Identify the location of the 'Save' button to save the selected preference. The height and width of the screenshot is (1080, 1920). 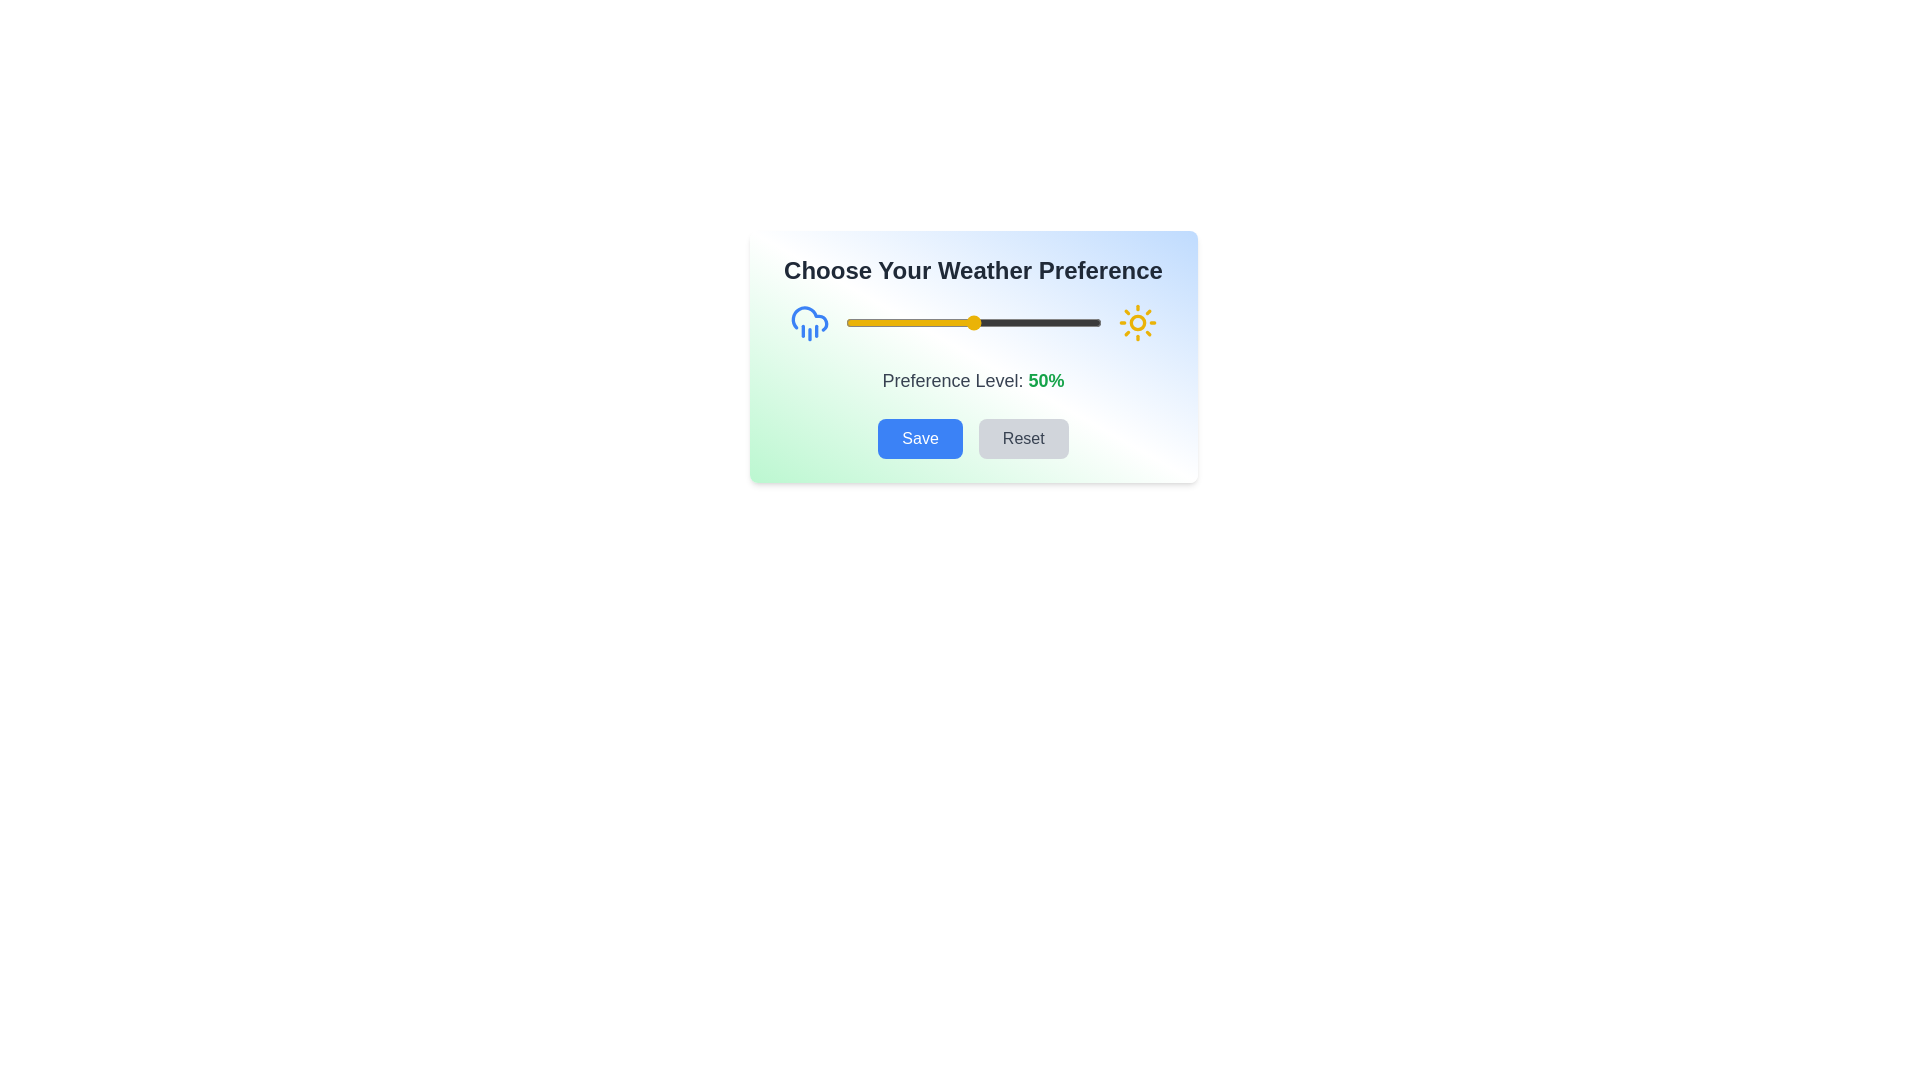
(919, 438).